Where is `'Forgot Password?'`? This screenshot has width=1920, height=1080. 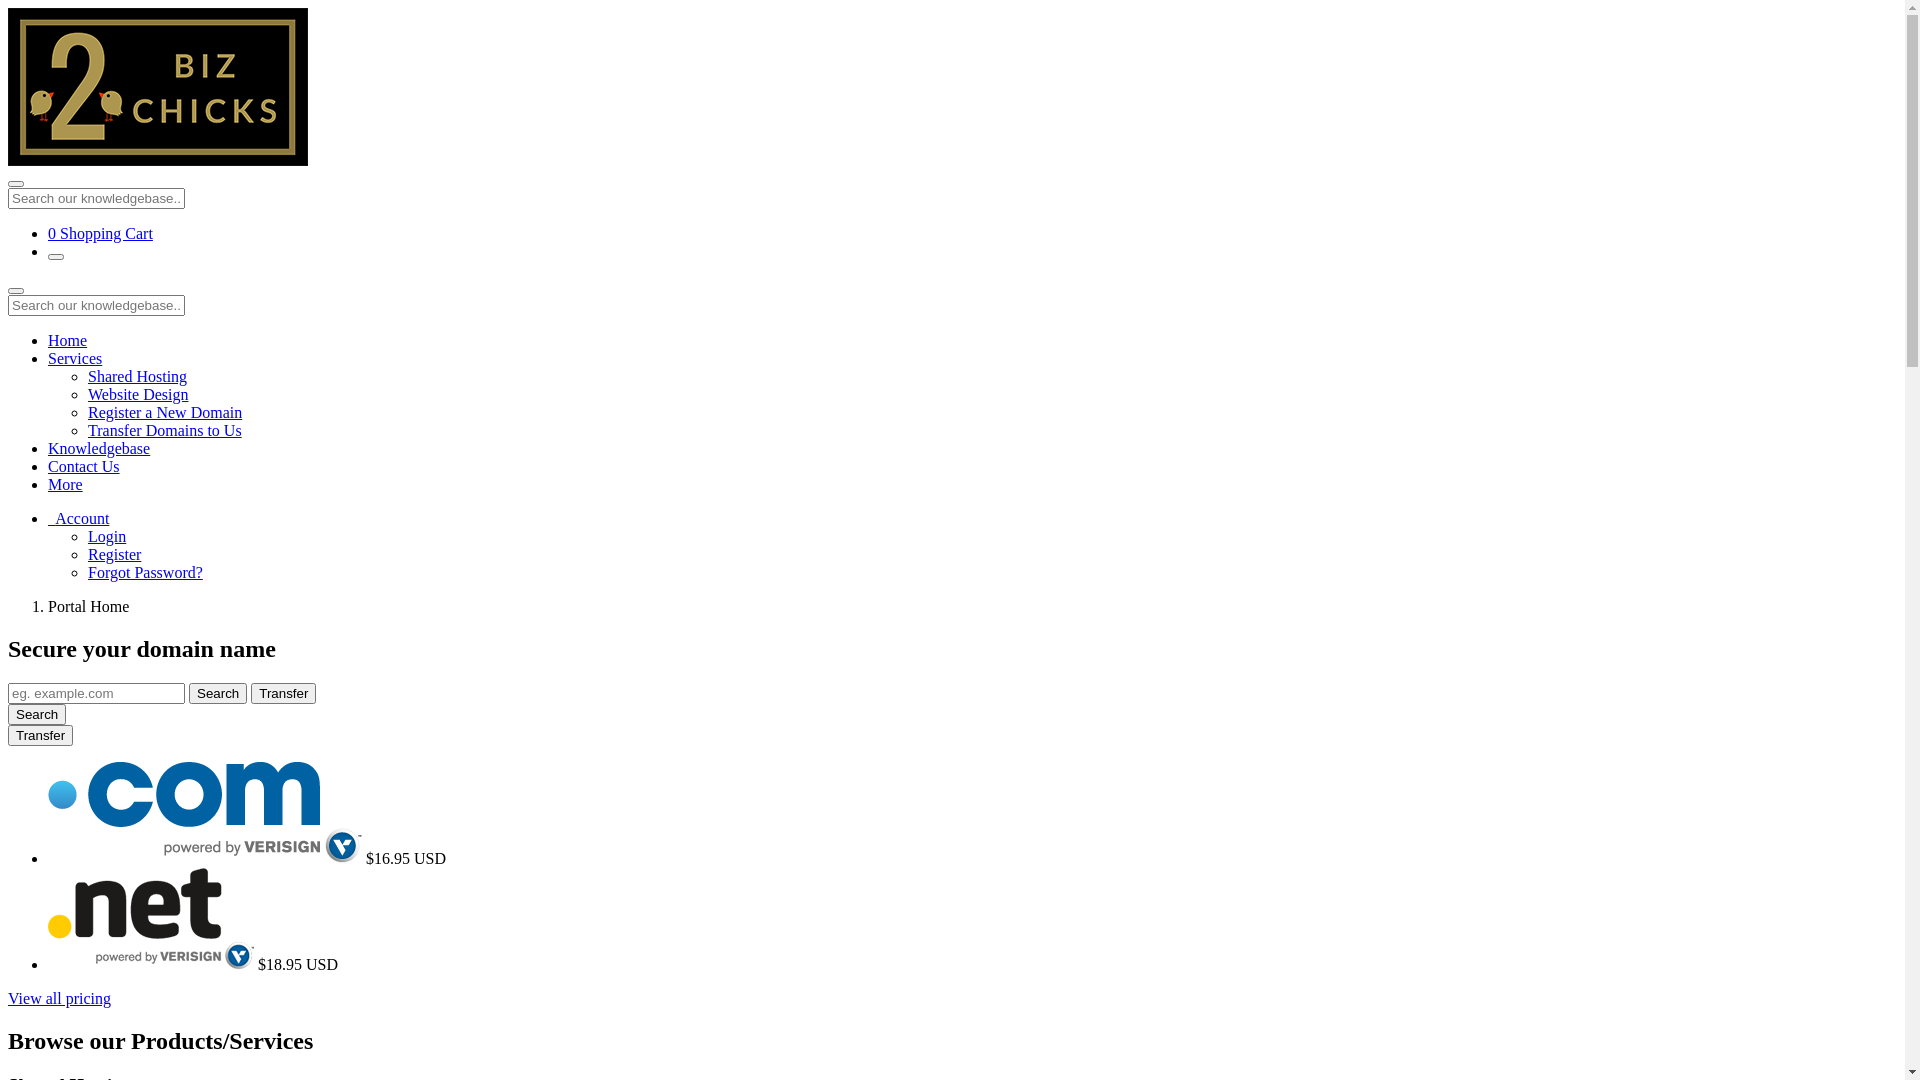
'Forgot Password?' is located at coordinates (144, 572).